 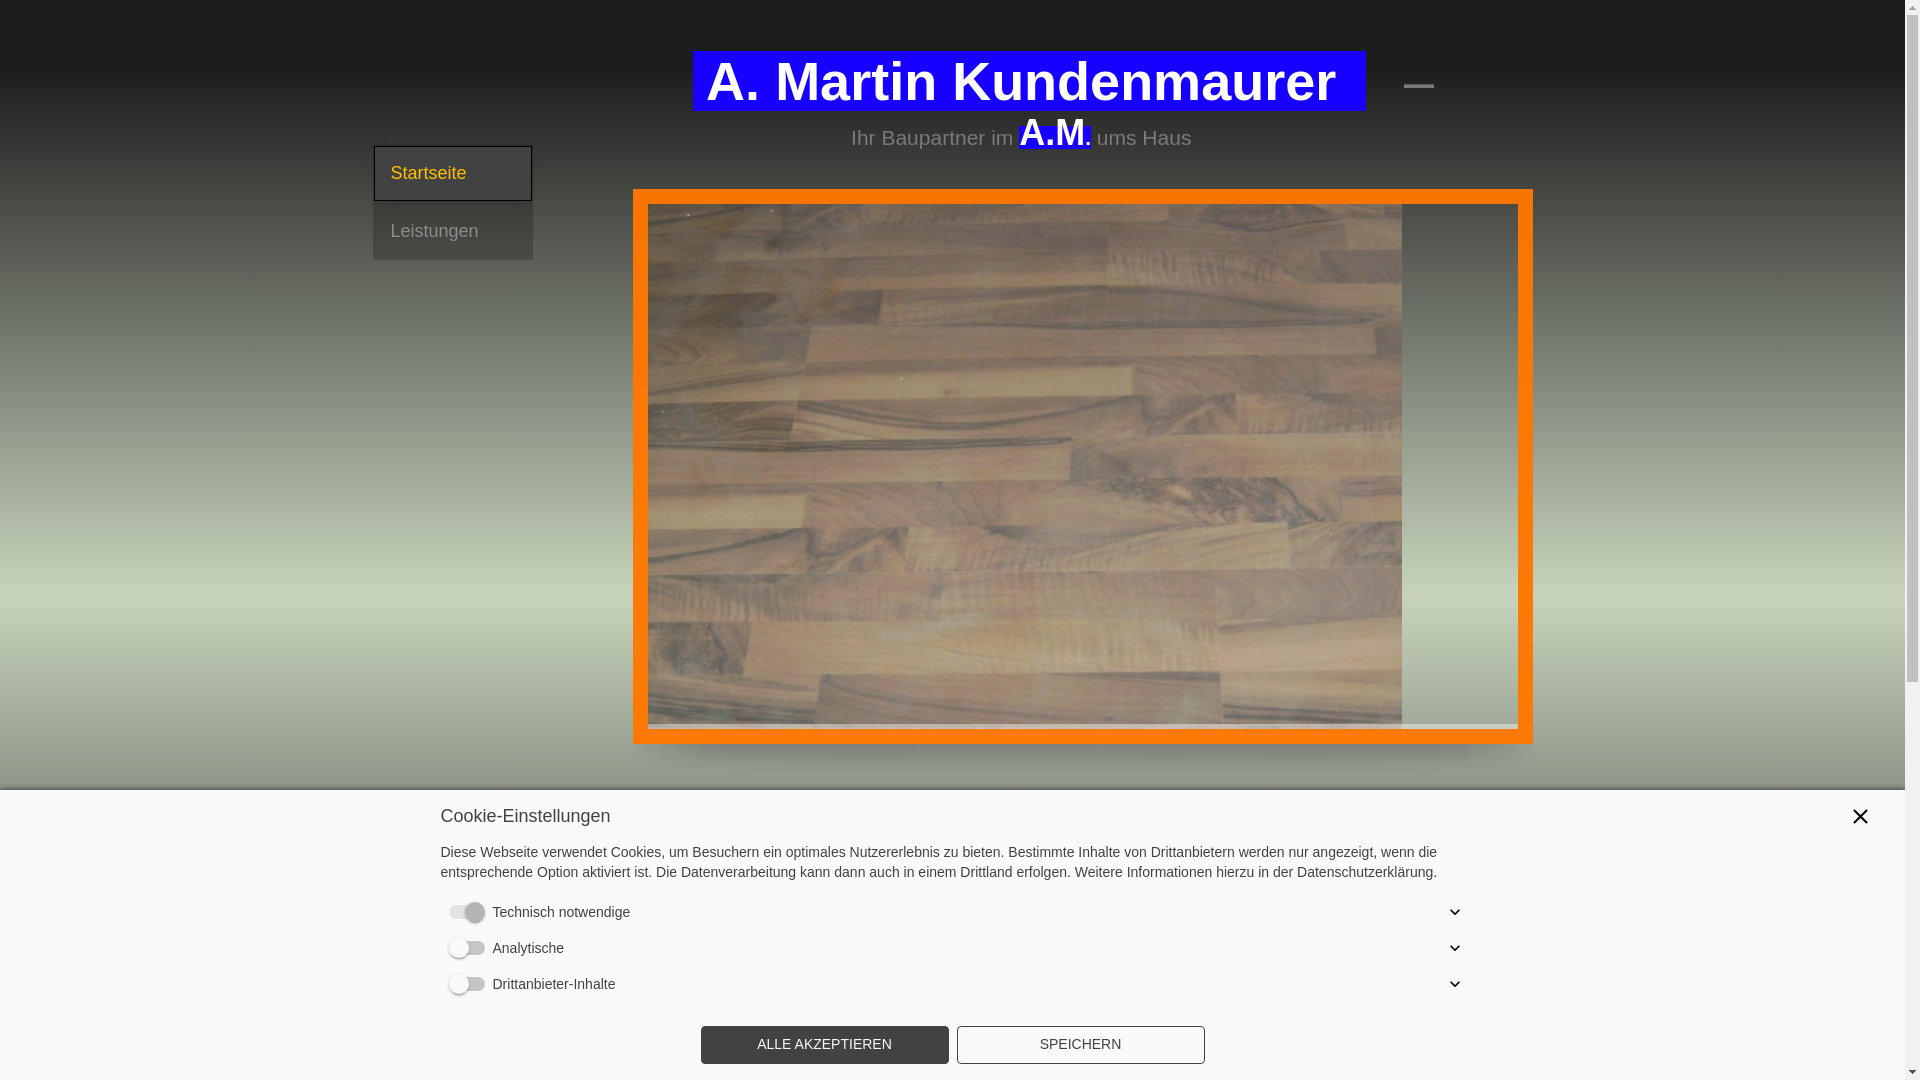 I want to click on 'ALLE AKZEPTIEREN', so click(x=824, y=1044).